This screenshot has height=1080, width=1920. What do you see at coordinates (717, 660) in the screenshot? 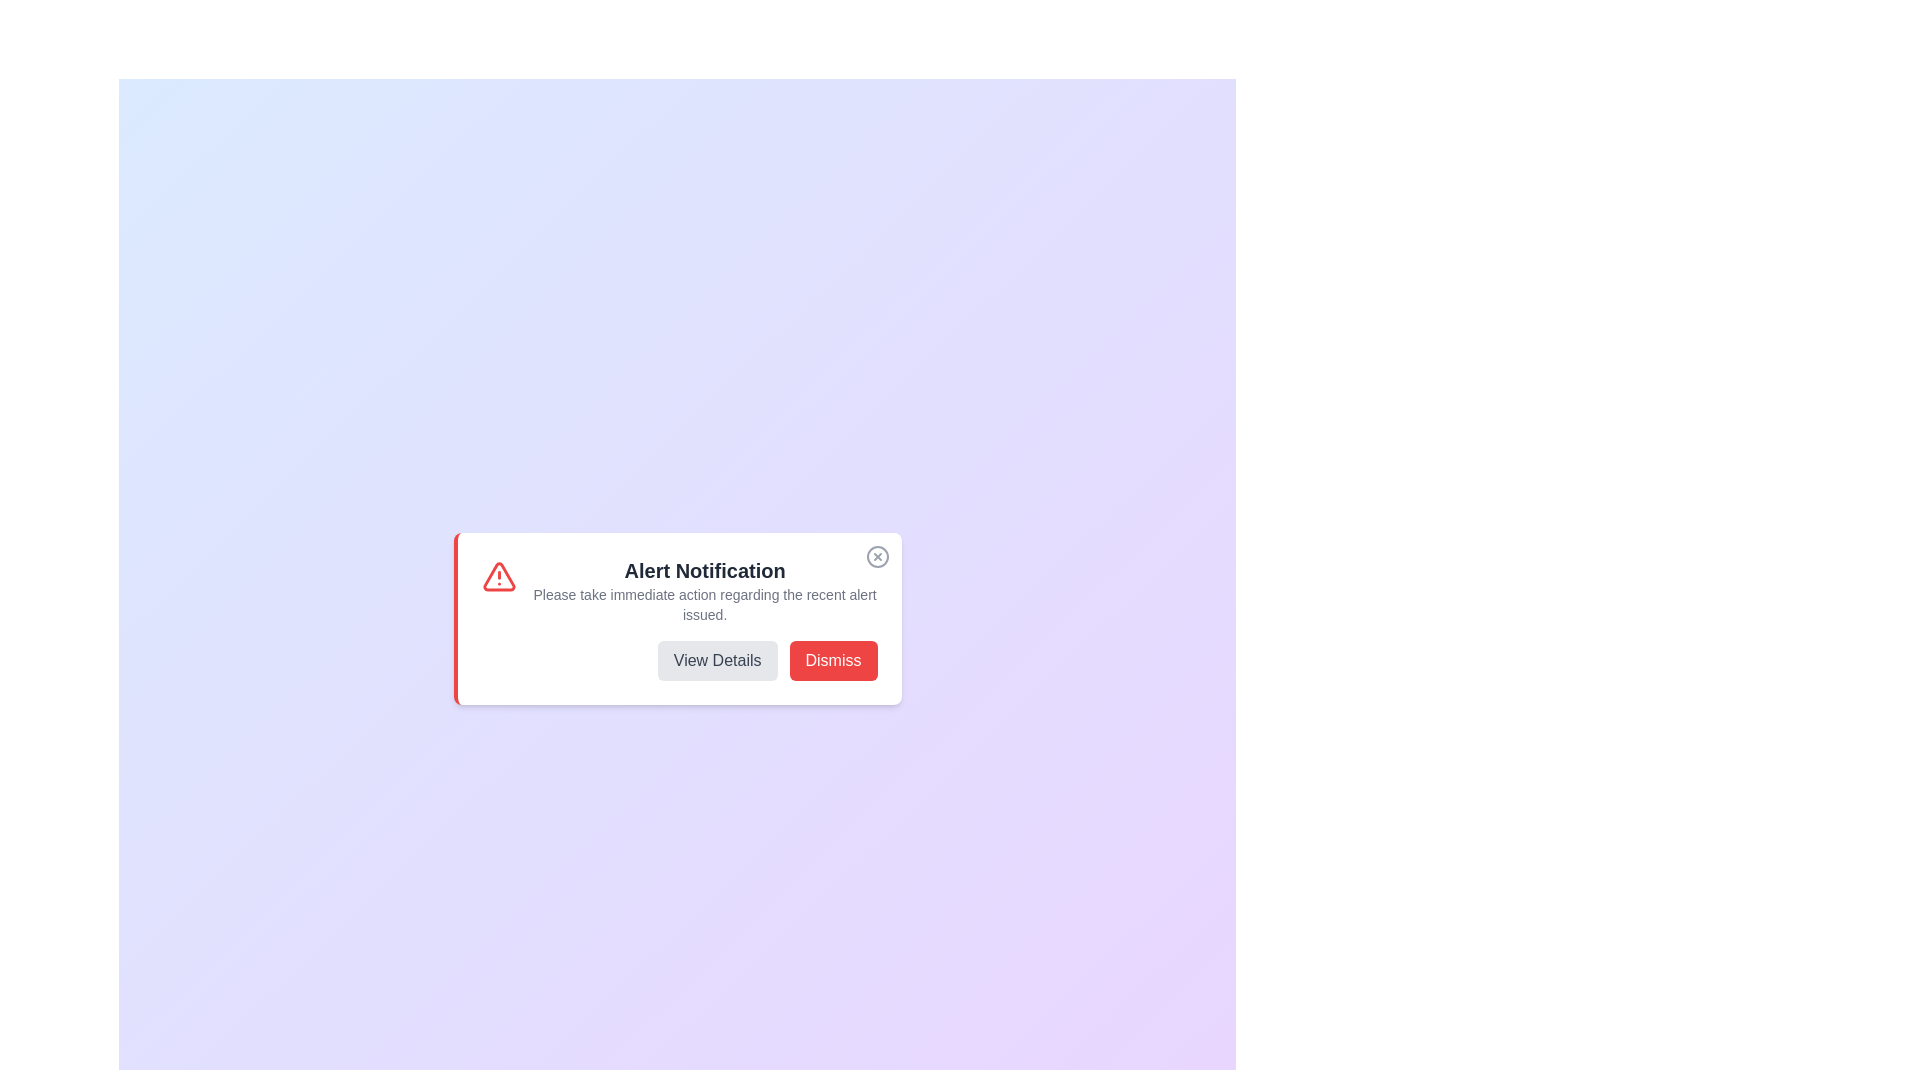
I see `'View Details' button` at bounding box center [717, 660].